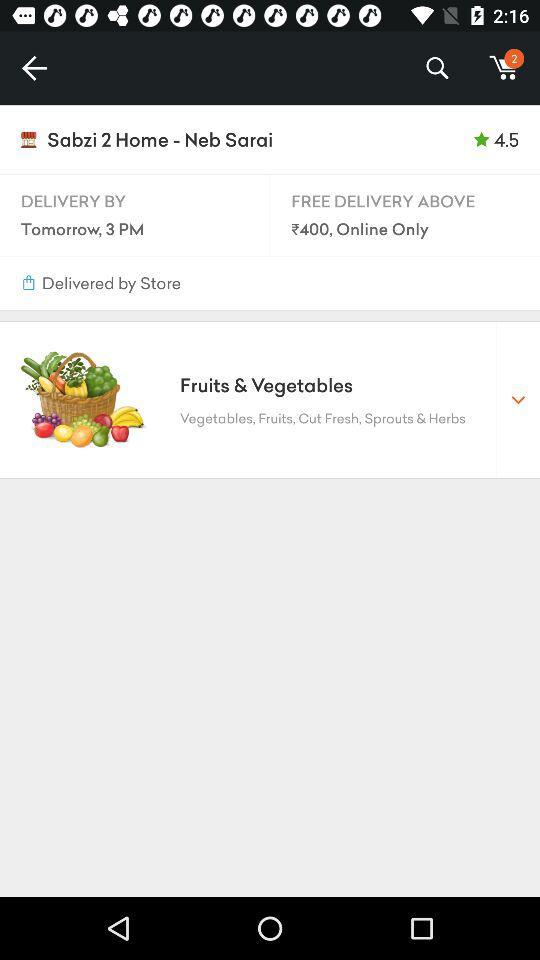  I want to click on the item to the left of % item, so click(33, 68).